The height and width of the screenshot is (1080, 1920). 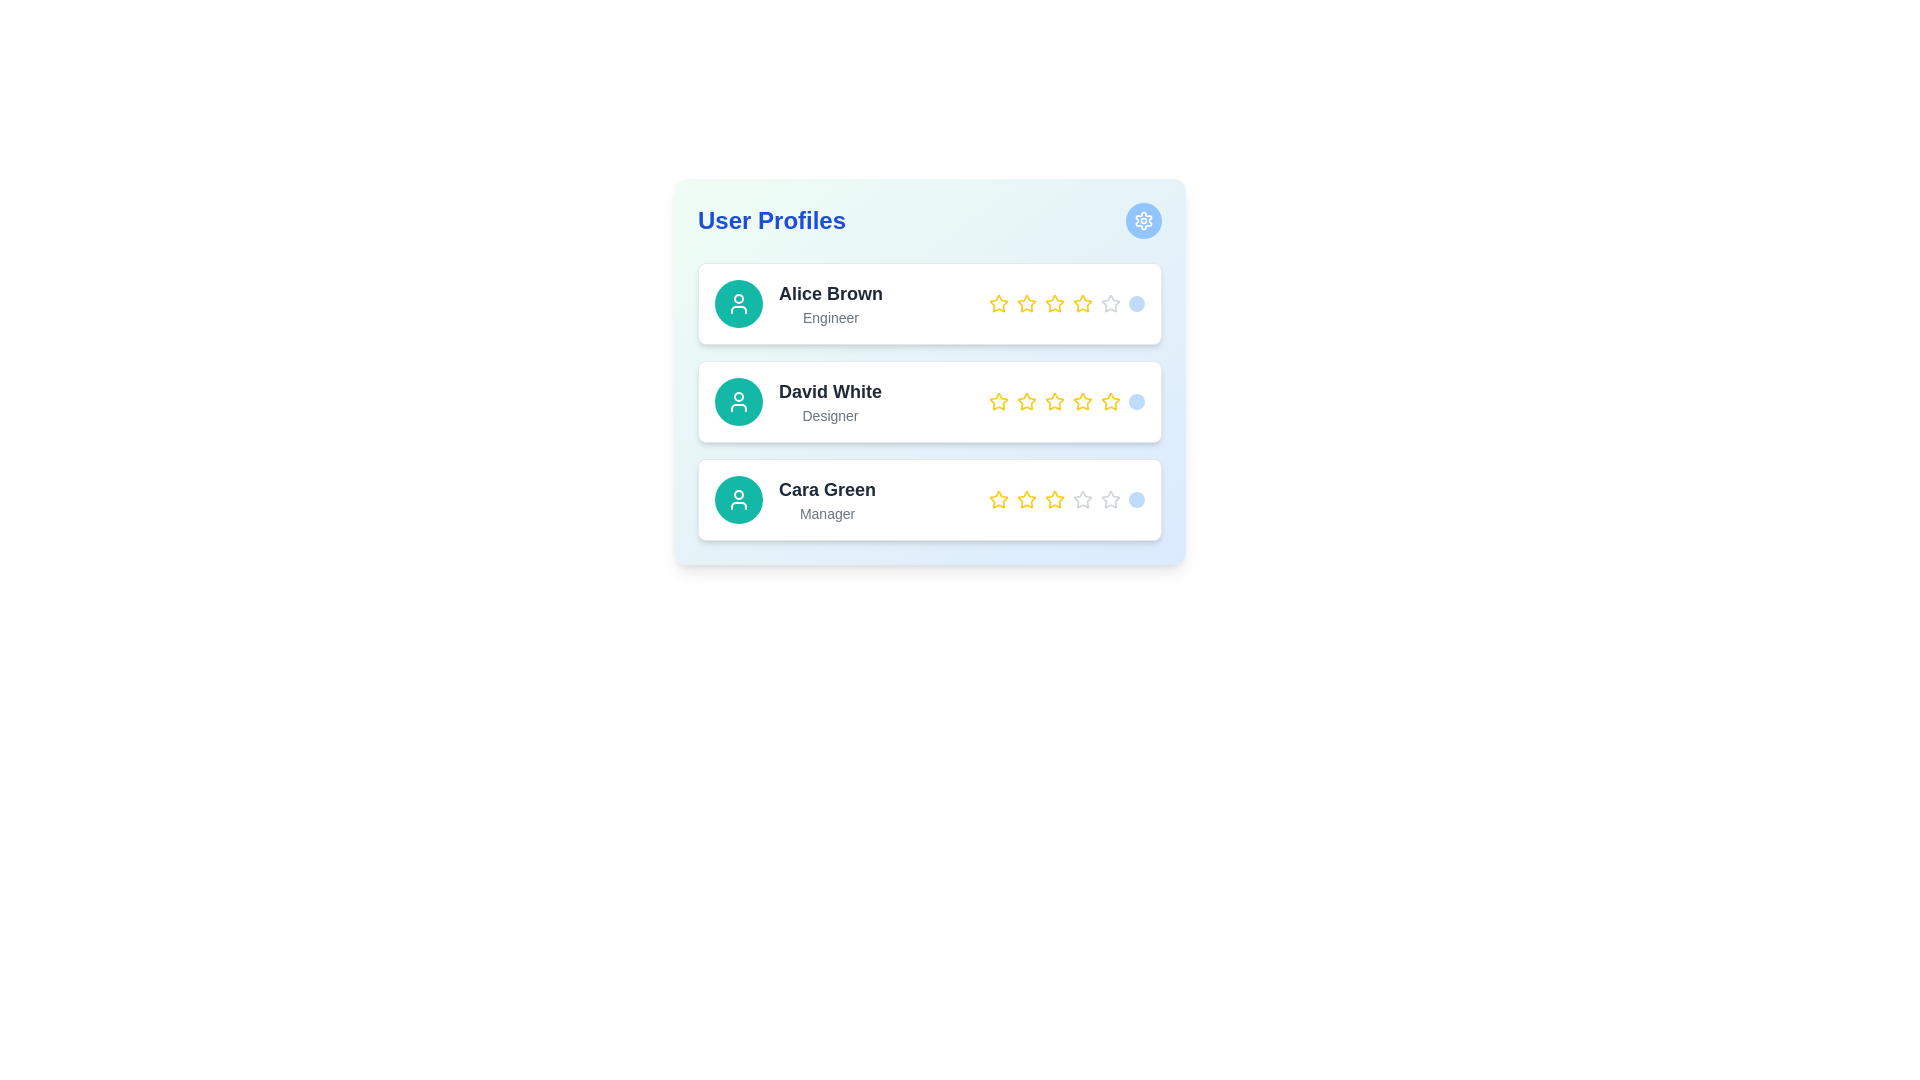 What do you see at coordinates (1053, 303) in the screenshot?
I see `the fourth star-shaped rating icon in the rating section of 'Alice Brown's' user profile` at bounding box center [1053, 303].